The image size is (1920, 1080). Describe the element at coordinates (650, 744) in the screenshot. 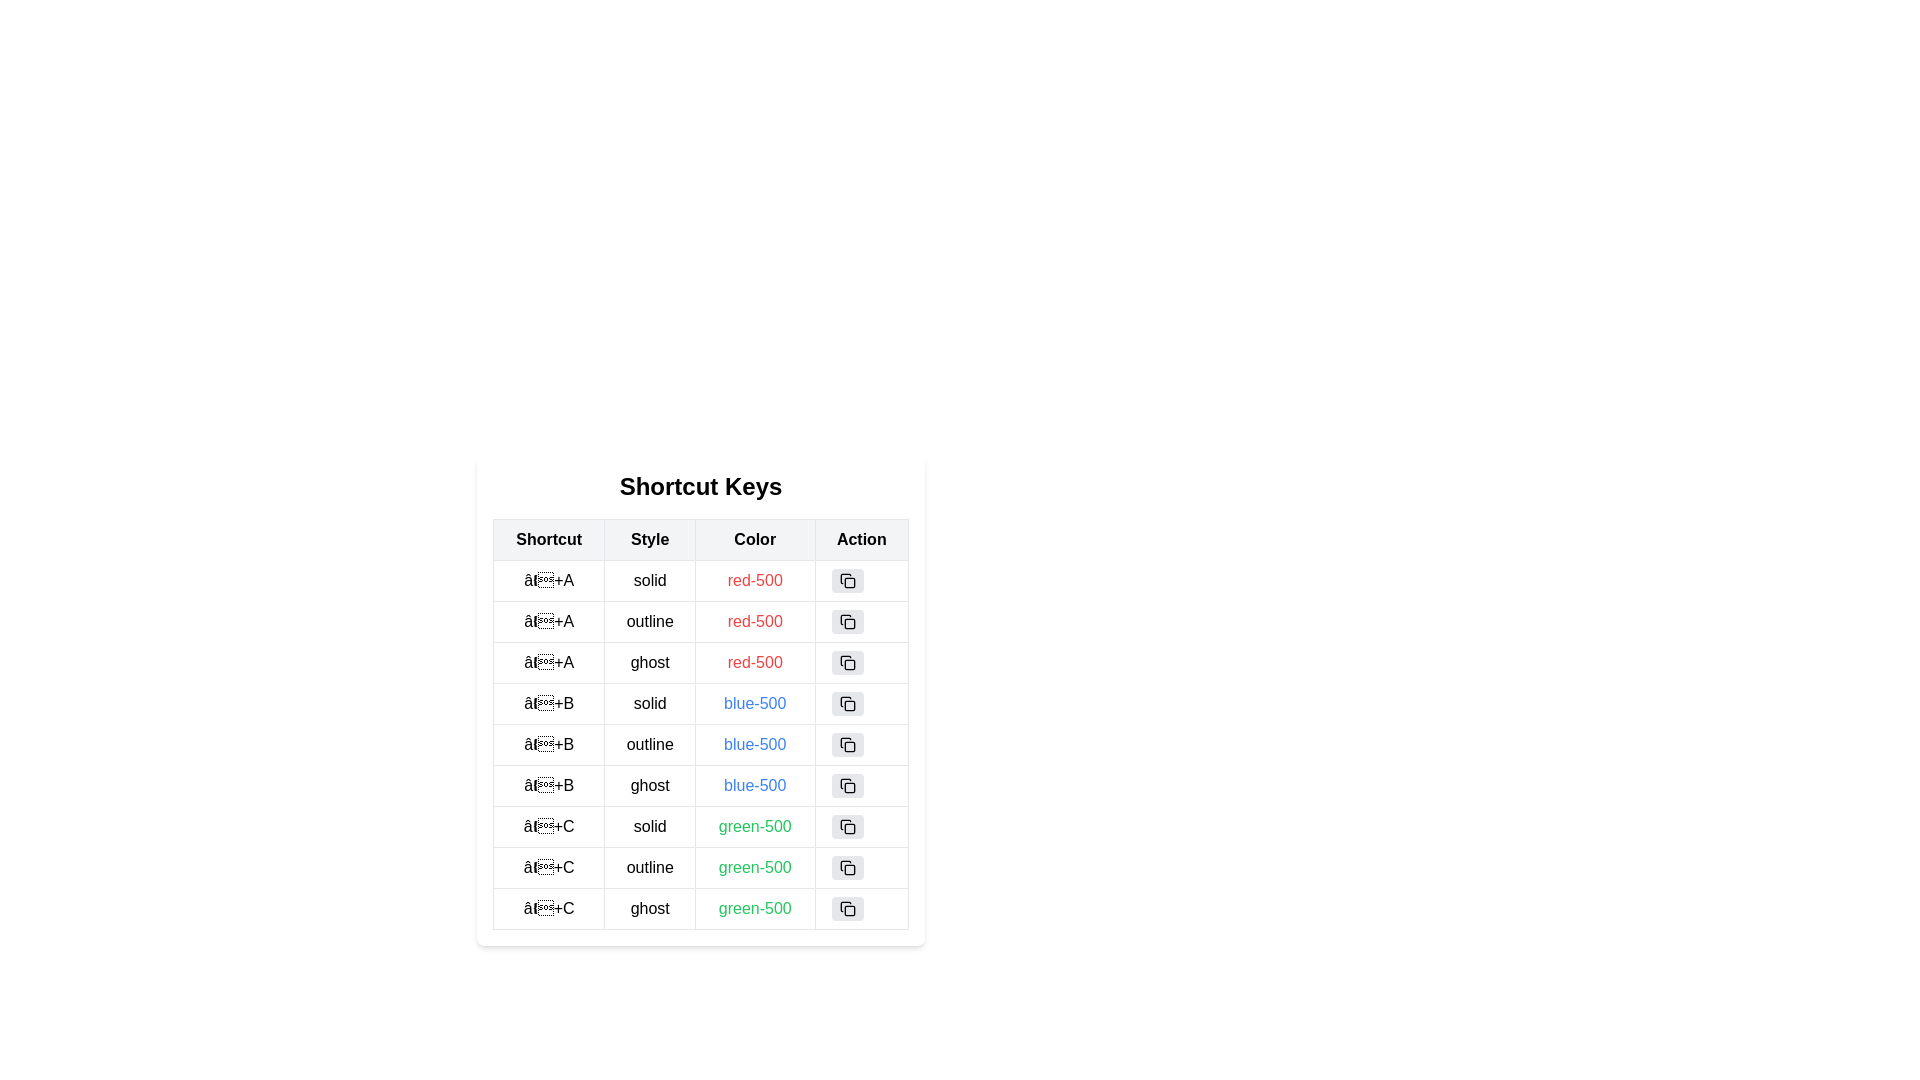

I see `the Text label that describes the 'outline' styling option for the '⌘+B' shortcut and 'blue-500' color style, located in the 'Style' column of the fifth row` at that location.